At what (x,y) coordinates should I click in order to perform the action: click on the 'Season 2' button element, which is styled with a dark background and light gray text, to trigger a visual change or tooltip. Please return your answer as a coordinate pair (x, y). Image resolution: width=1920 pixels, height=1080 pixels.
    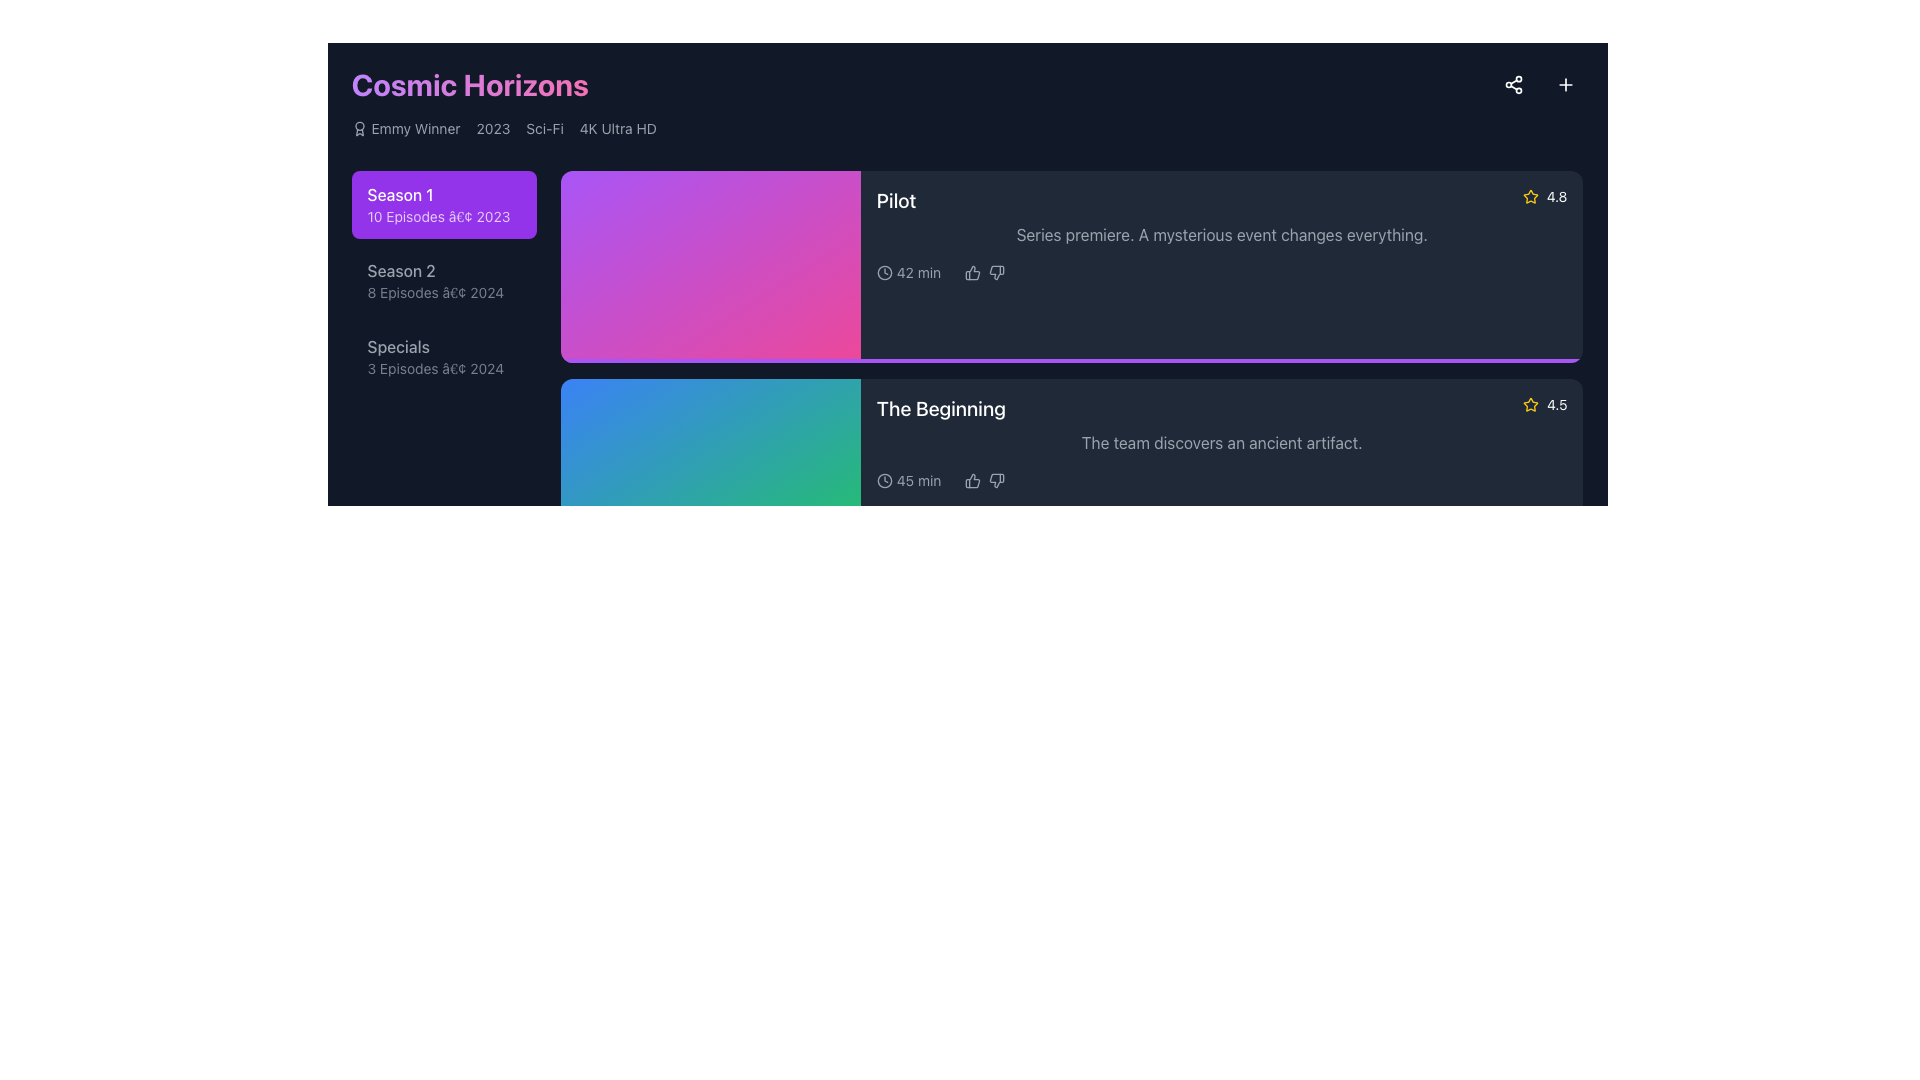
    Looking at the image, I should click on (443, 281).